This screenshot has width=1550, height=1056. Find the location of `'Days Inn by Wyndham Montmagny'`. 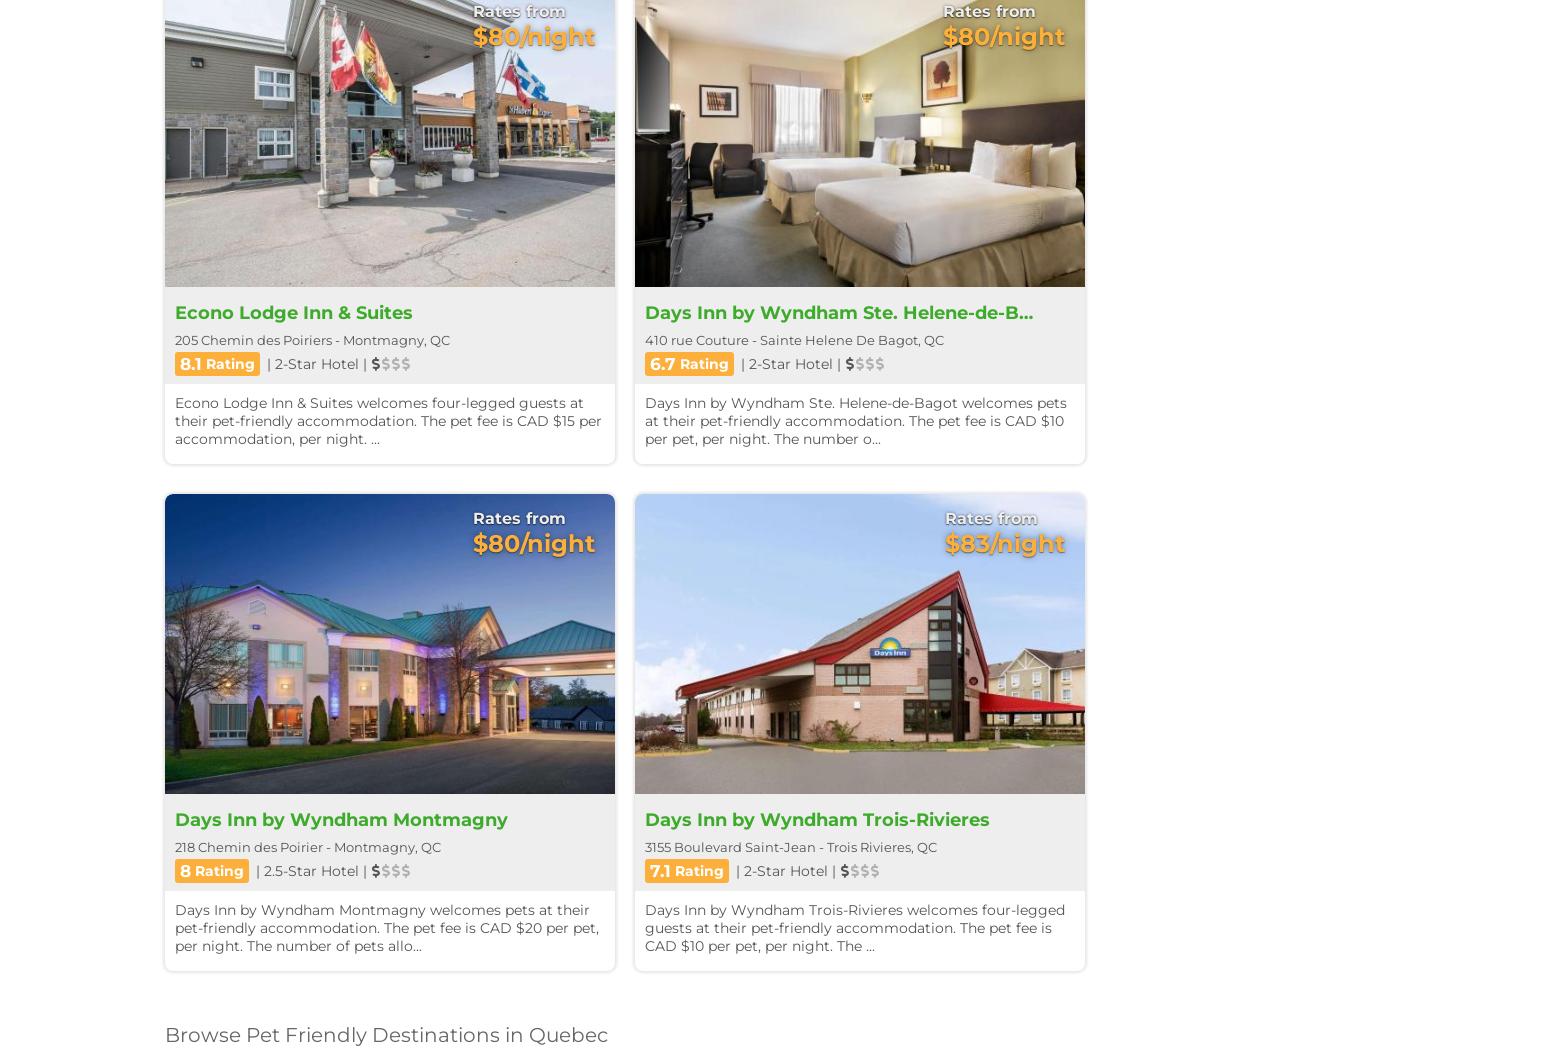

'Days Inn by Wyndham Montmagny' is located at coordinates (340, 819).